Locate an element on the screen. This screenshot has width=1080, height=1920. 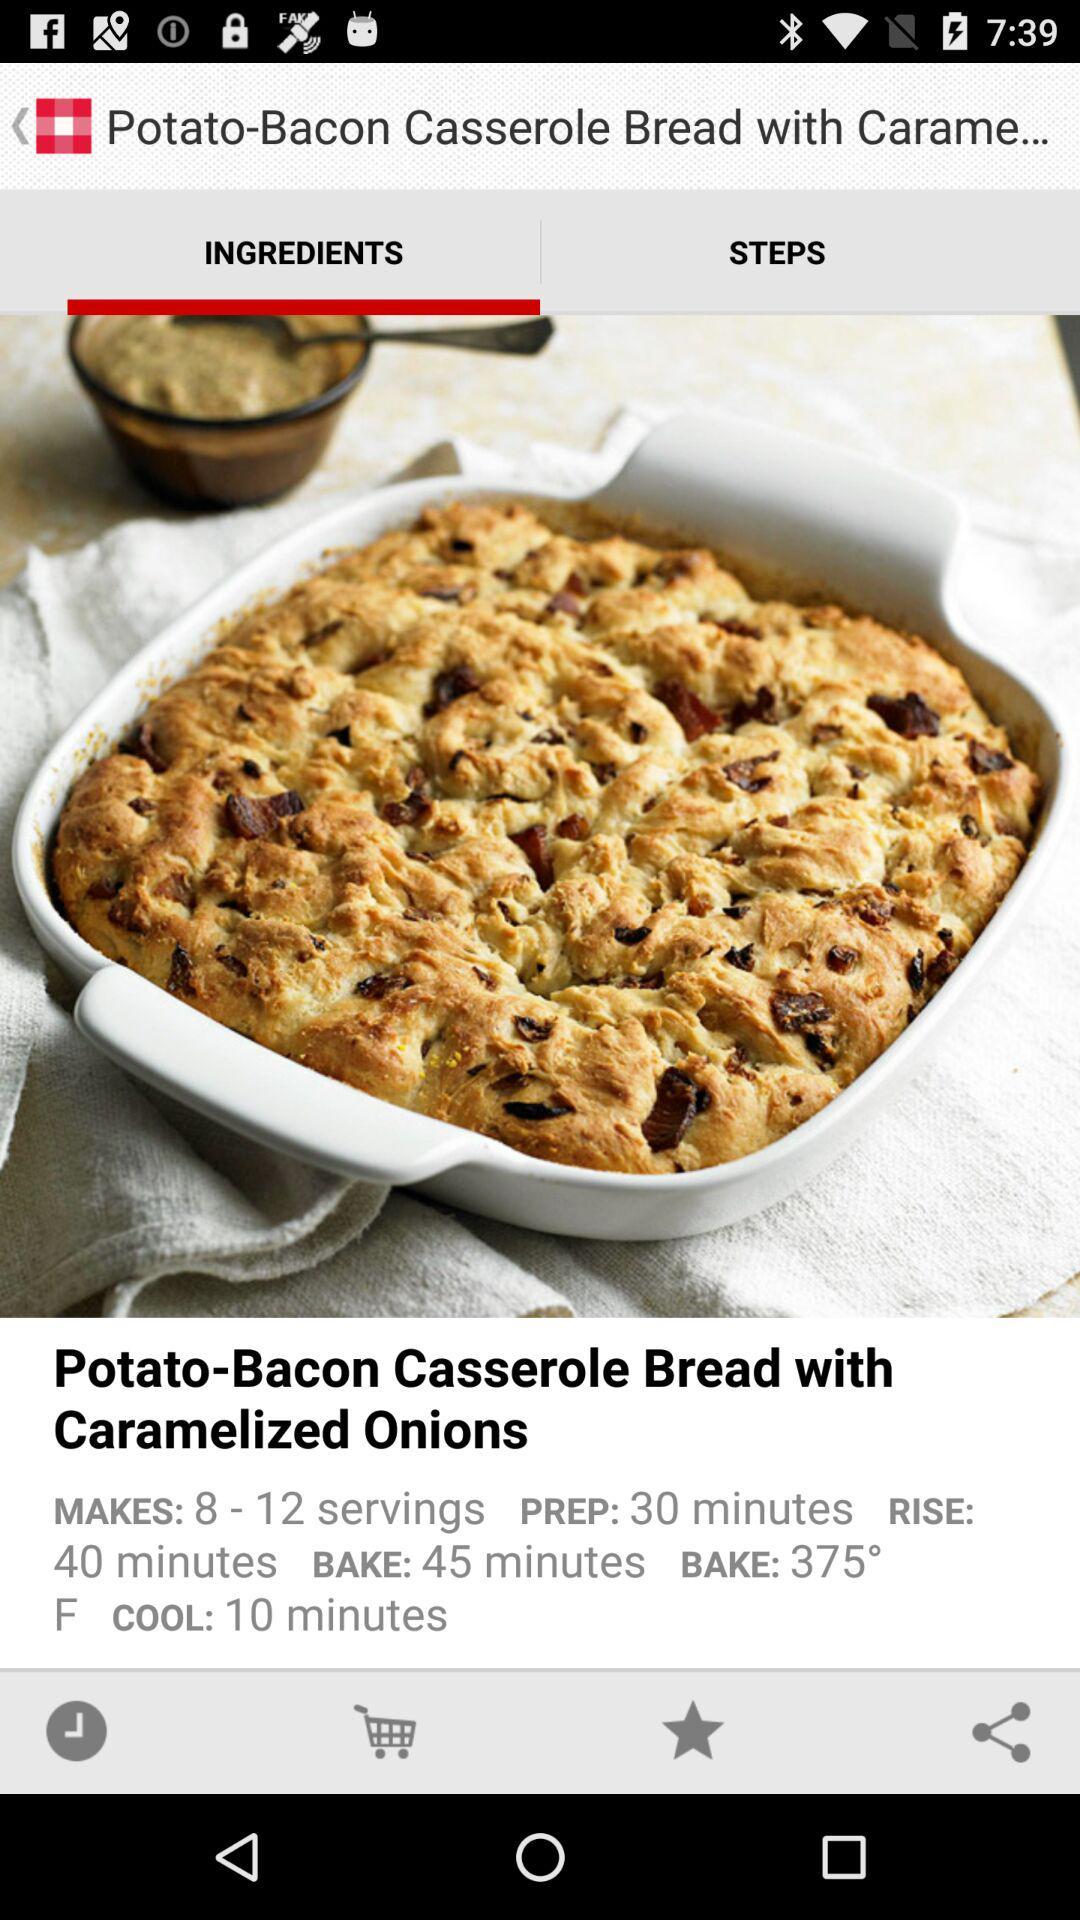
the app below makes 8 12 icon is located at coordinates (1001, 1730).